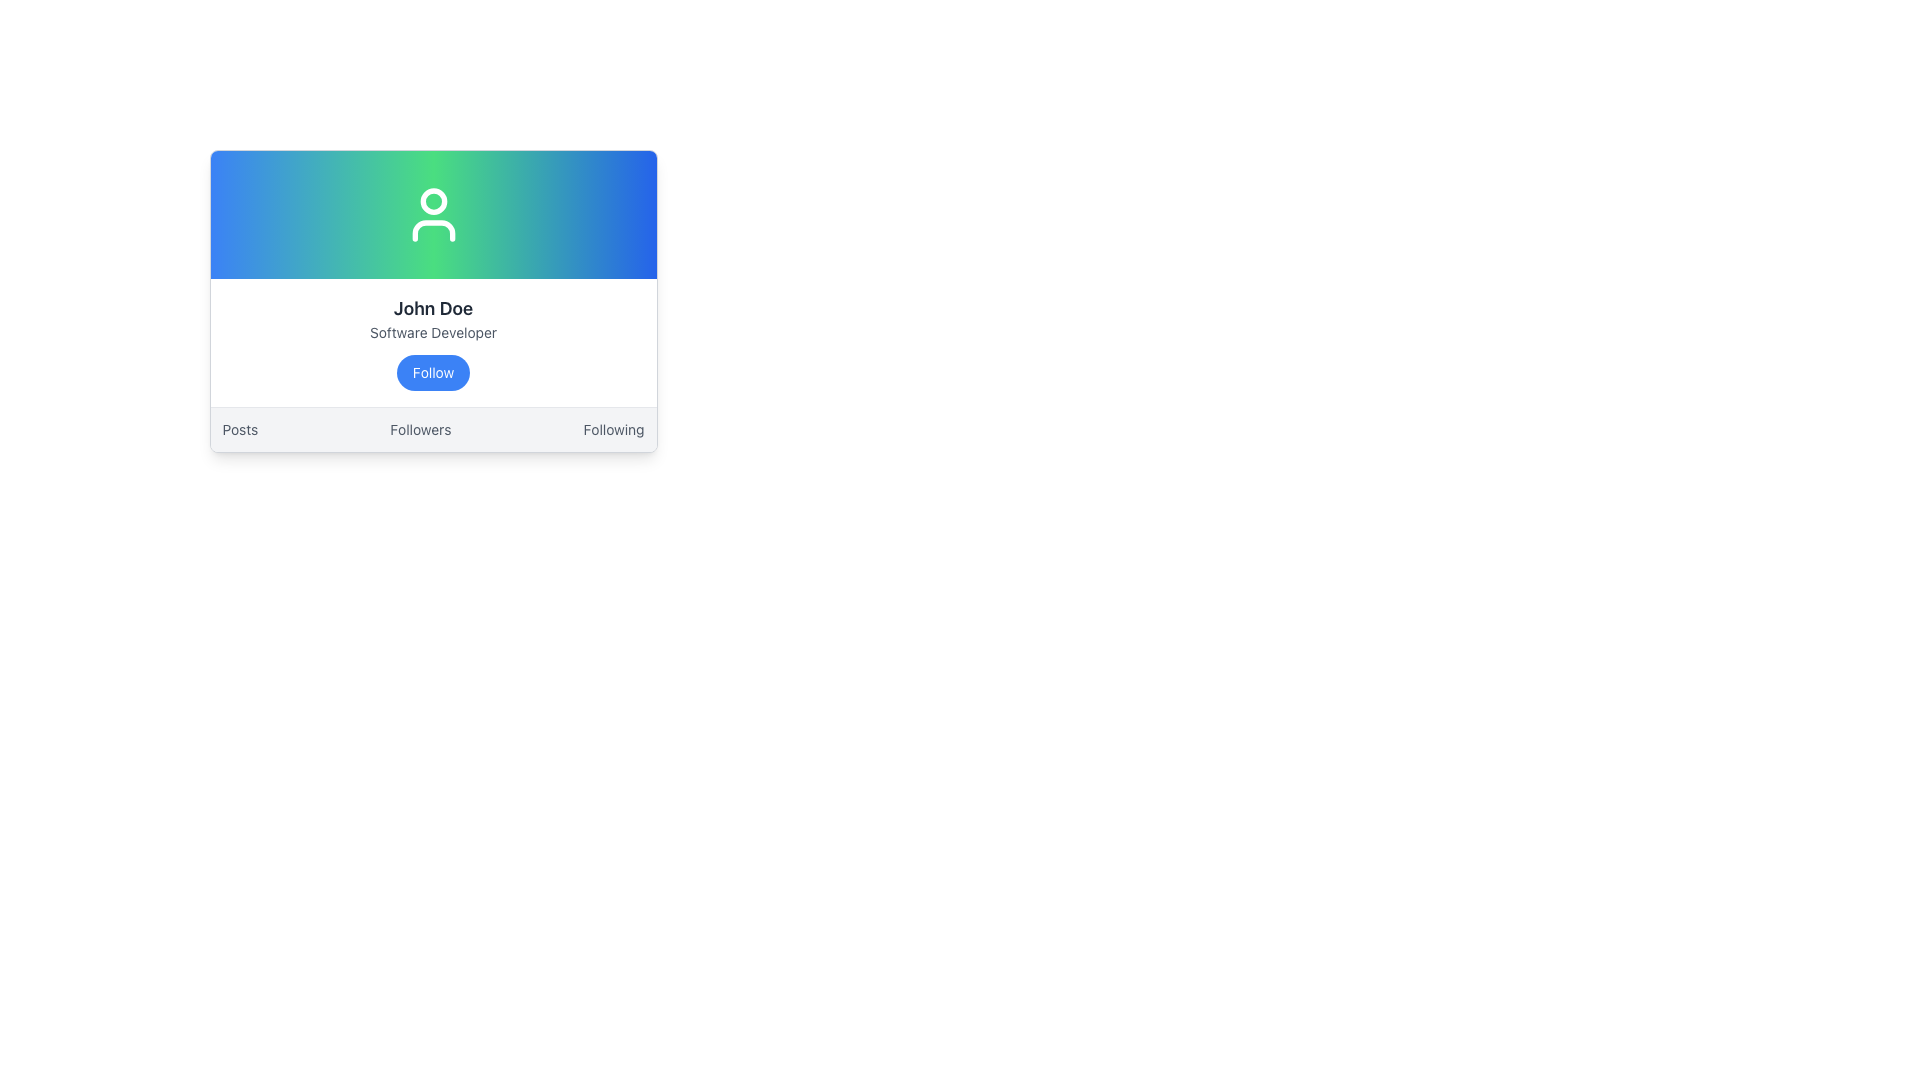 The width and height of the screenshot is (1920, 1080). I want to click on the 'Followers' hyperlink, so click(419, 428).